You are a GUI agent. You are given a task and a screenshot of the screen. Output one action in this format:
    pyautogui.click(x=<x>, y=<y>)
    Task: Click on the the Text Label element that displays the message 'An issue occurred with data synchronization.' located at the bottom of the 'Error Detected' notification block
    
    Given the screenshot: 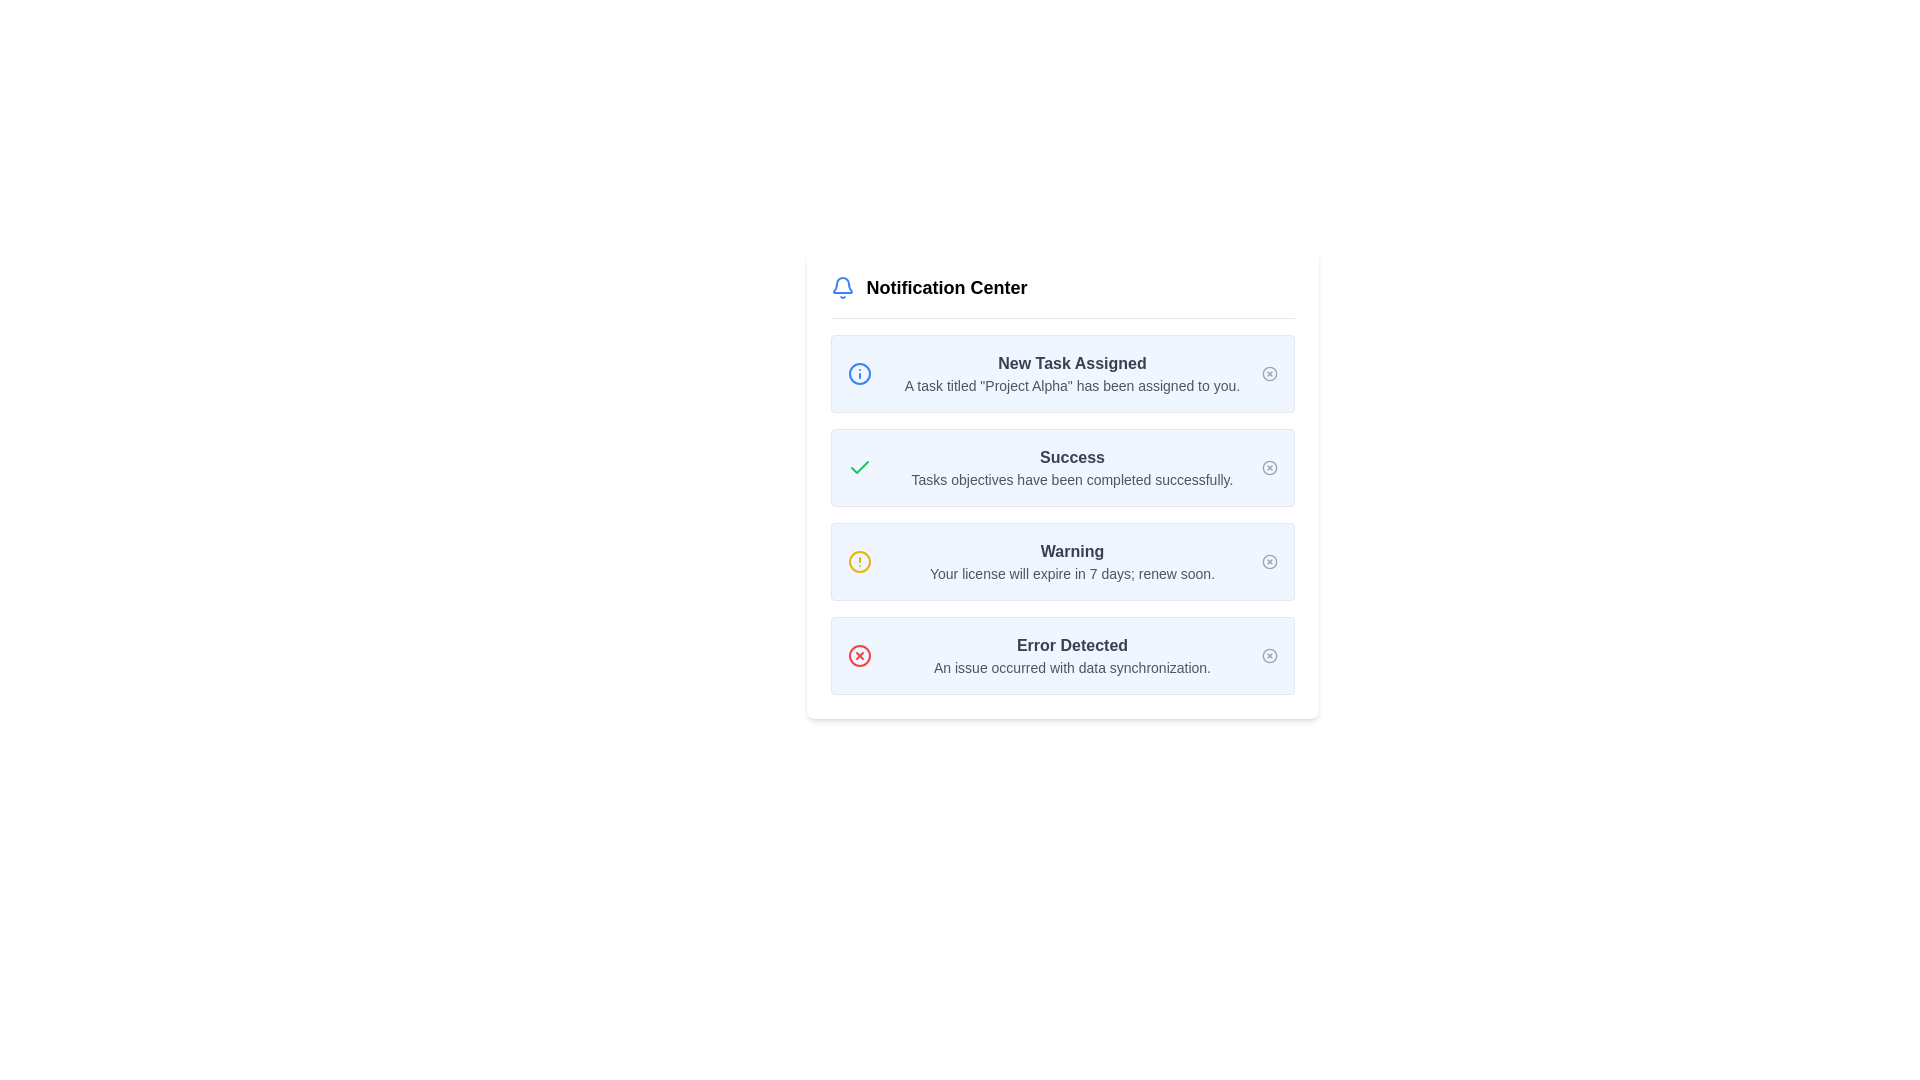 What is the action you would take?
    pyautogui.click(x=1071, y=667)
    